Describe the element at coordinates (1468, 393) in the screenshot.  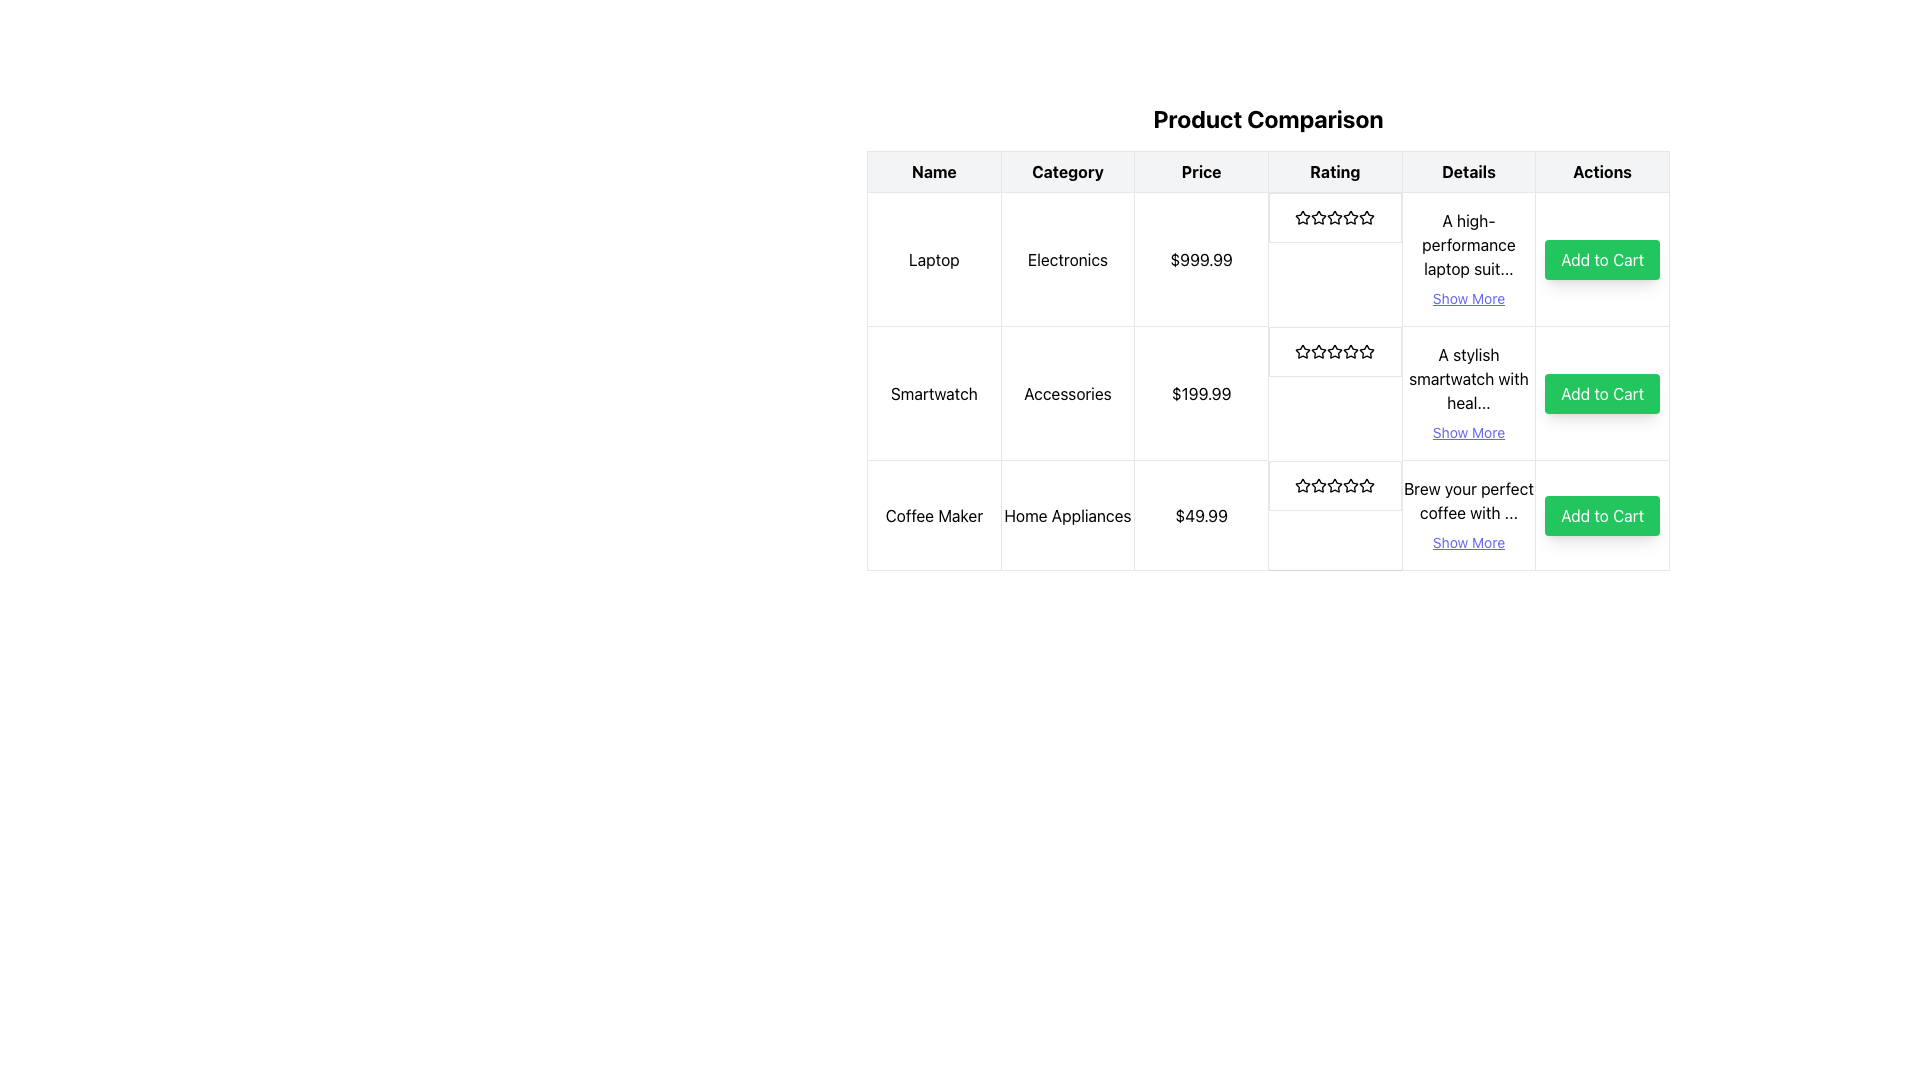
I see `the text block containing the 'Show More' link for the smartwatch in the product comparison table` at that location.